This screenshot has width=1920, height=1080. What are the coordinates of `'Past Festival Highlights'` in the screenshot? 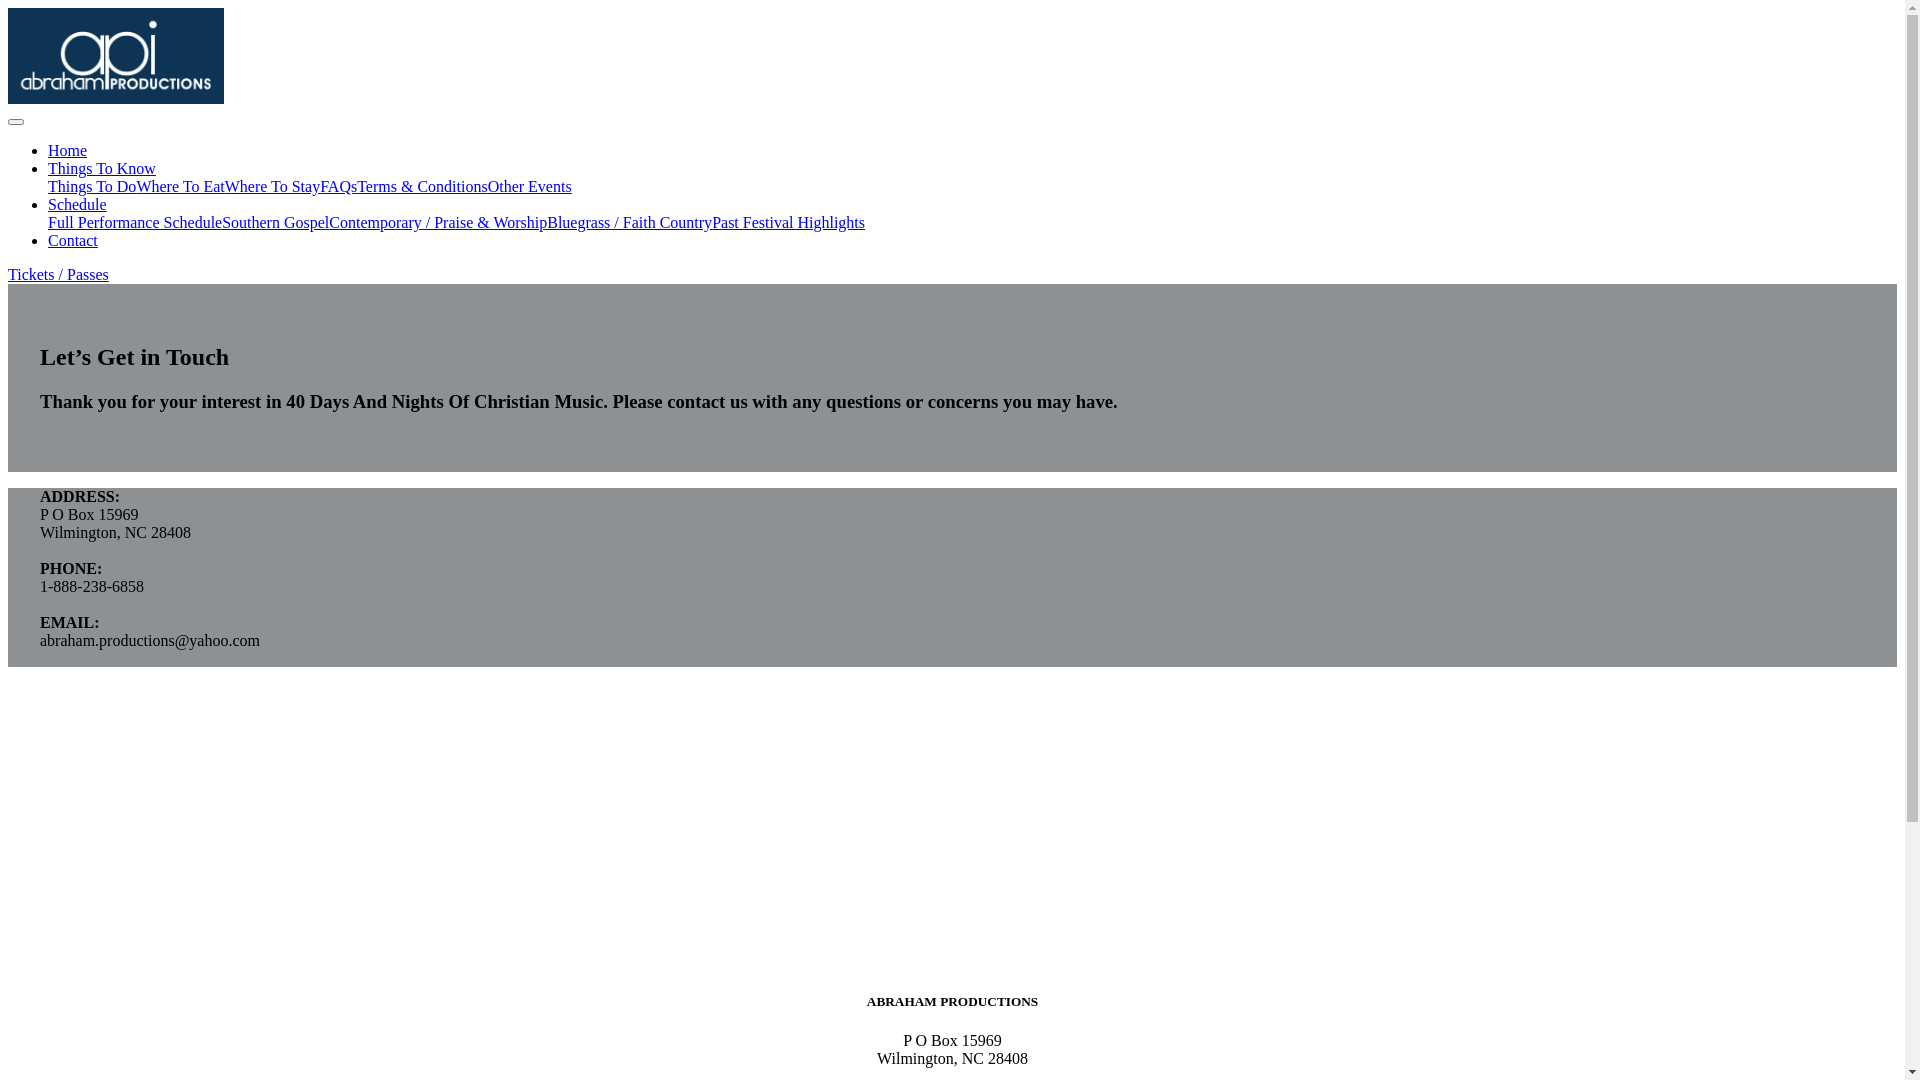 It's located at (711, 222).